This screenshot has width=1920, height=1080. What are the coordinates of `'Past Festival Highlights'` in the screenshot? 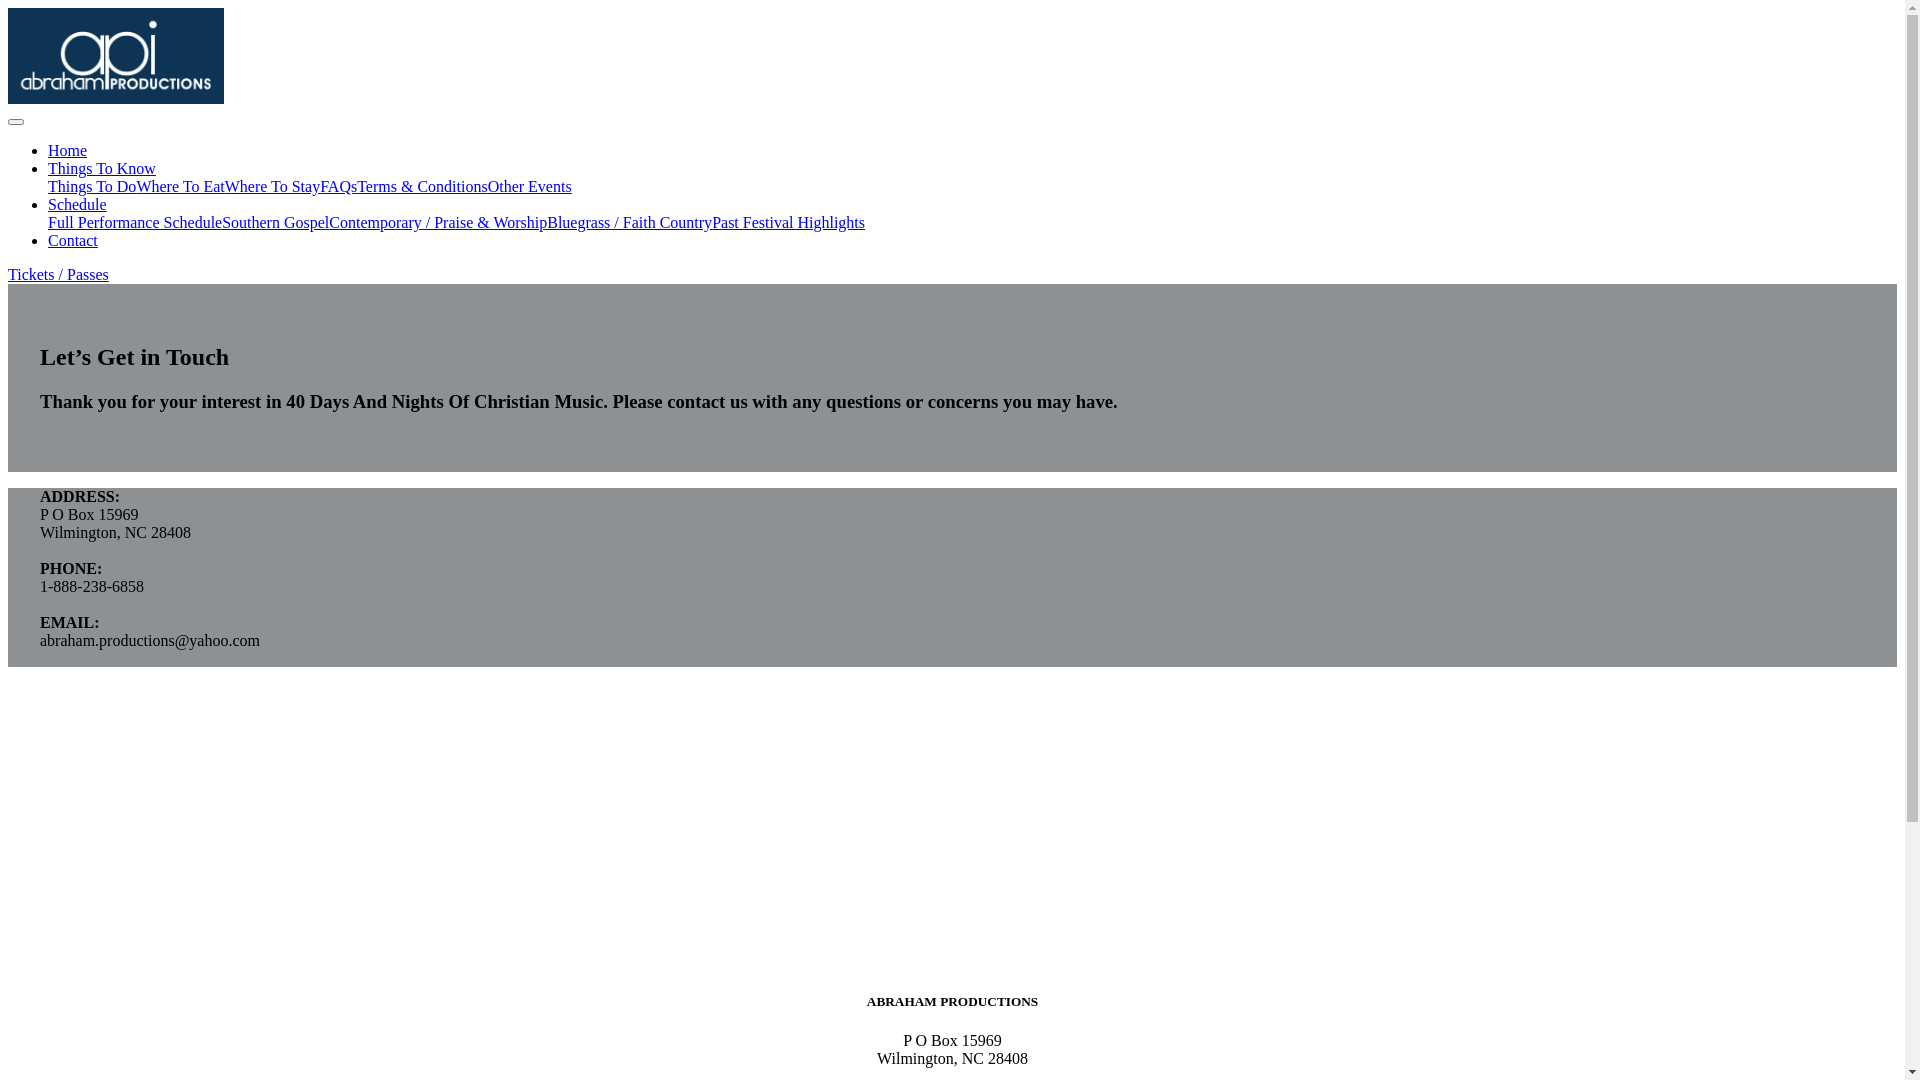 It's located at (711, 222).